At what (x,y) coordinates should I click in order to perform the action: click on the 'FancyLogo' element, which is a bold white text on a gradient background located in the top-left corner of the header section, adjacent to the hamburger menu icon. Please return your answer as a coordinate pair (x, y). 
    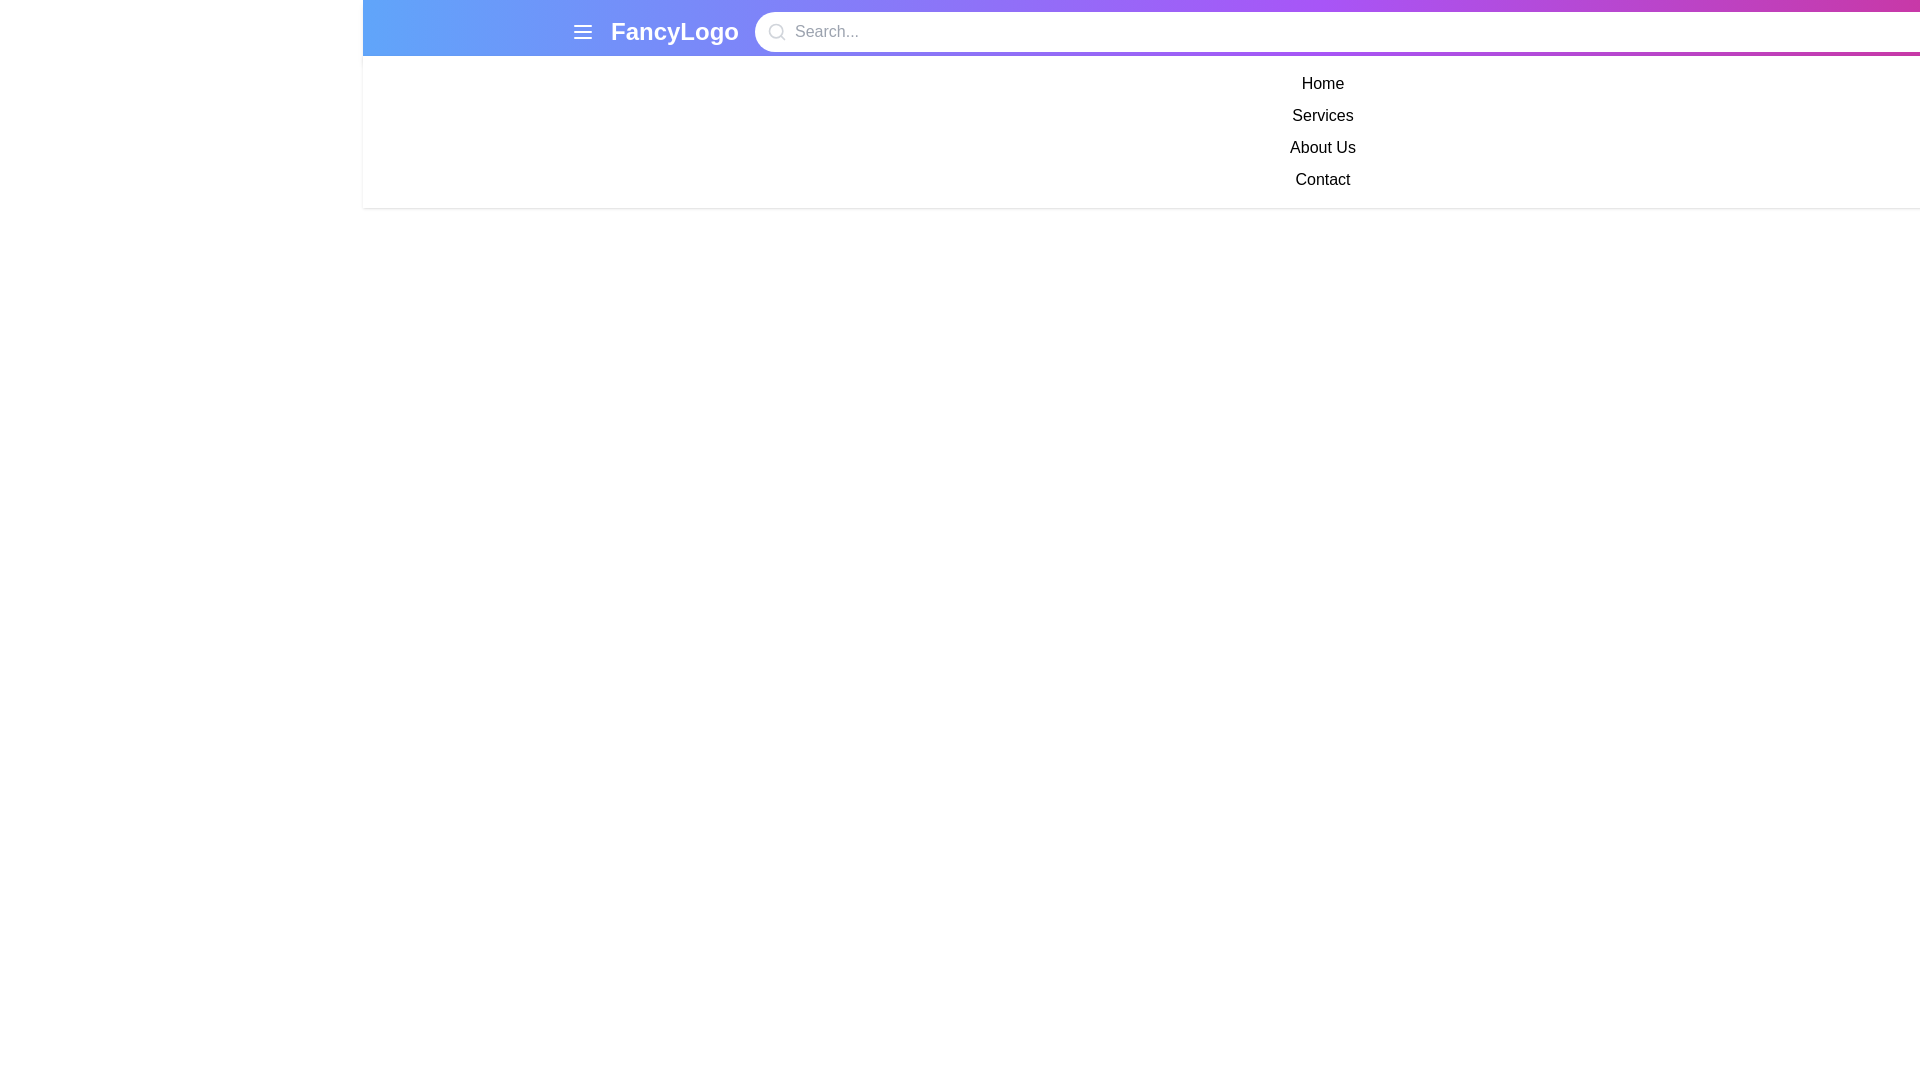
    Looking at the image, I should click on (655, 31).